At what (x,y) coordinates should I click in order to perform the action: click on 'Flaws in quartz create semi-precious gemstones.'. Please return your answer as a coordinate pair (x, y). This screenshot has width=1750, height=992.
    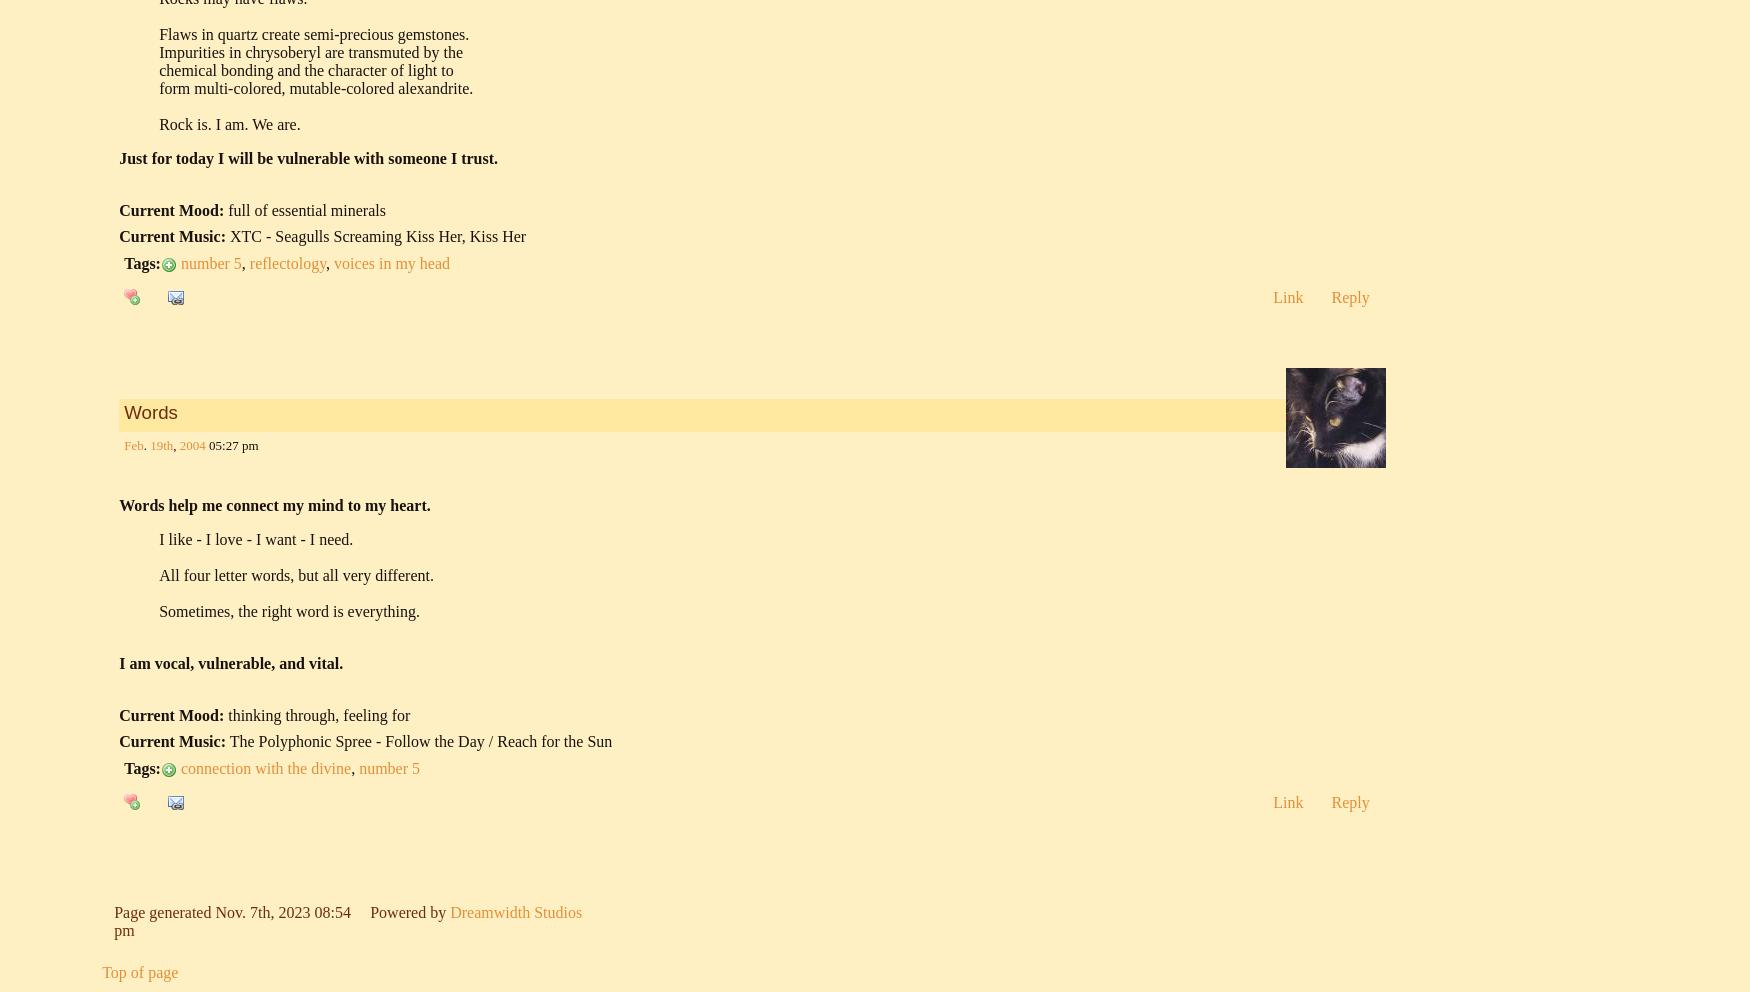
    Looking at the image, I should click on (312, 33).